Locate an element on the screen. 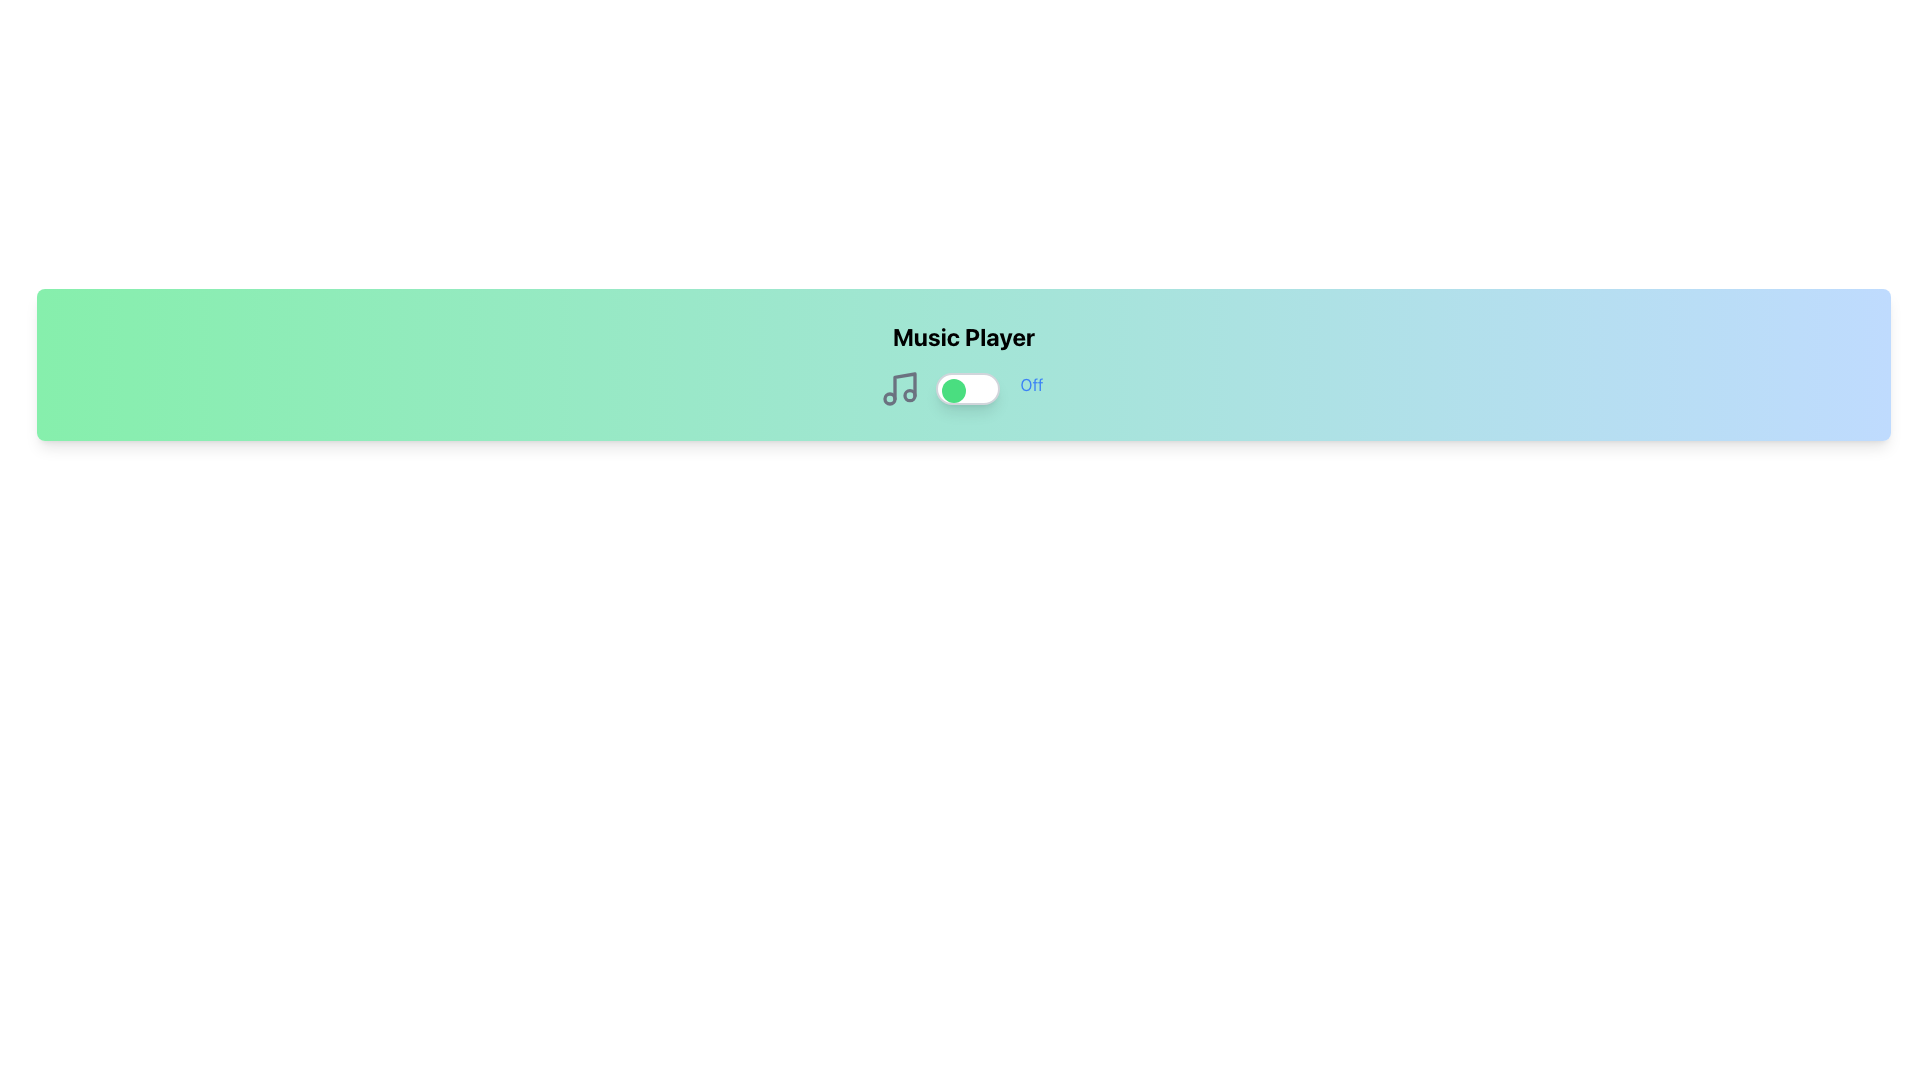 Image resolution: width=1920 pixels, height=1080 pixels. the musical note icon, which symbolizes music playback or settings, located to the left of the toggle switch is located at coordinates (899, 389).